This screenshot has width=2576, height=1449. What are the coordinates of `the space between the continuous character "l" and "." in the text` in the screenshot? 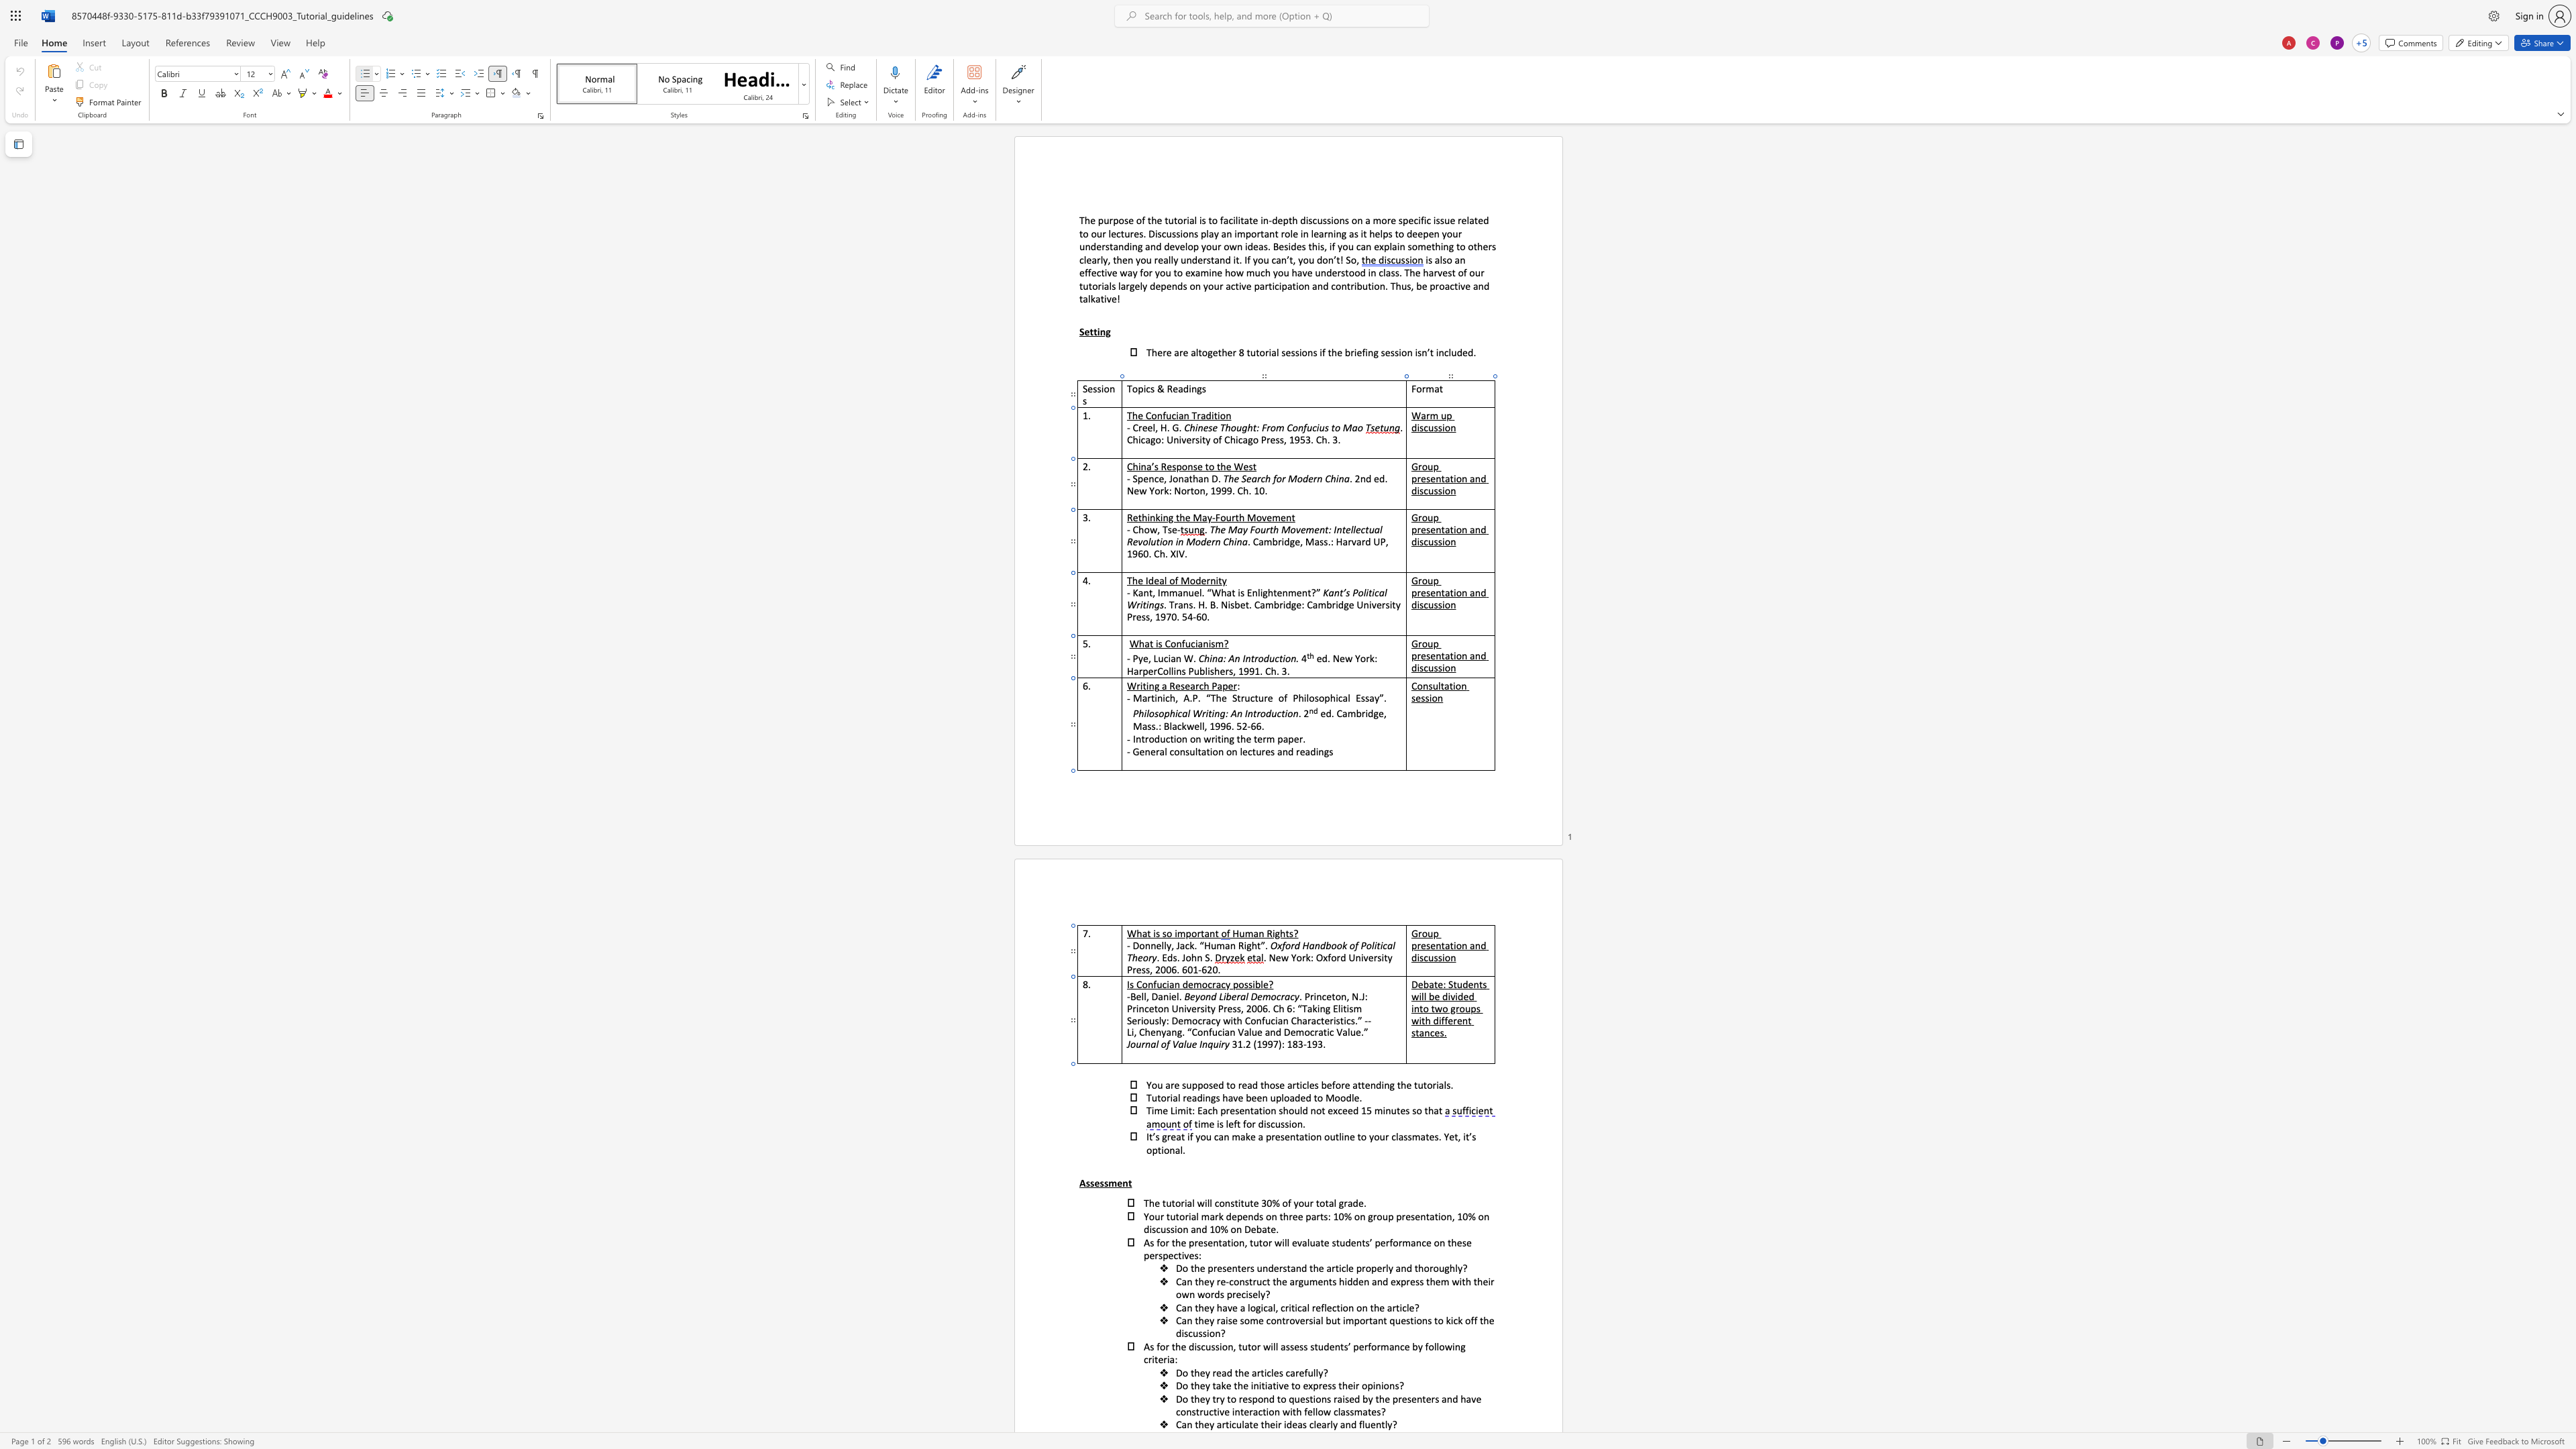 It's located at (1183, 1149).